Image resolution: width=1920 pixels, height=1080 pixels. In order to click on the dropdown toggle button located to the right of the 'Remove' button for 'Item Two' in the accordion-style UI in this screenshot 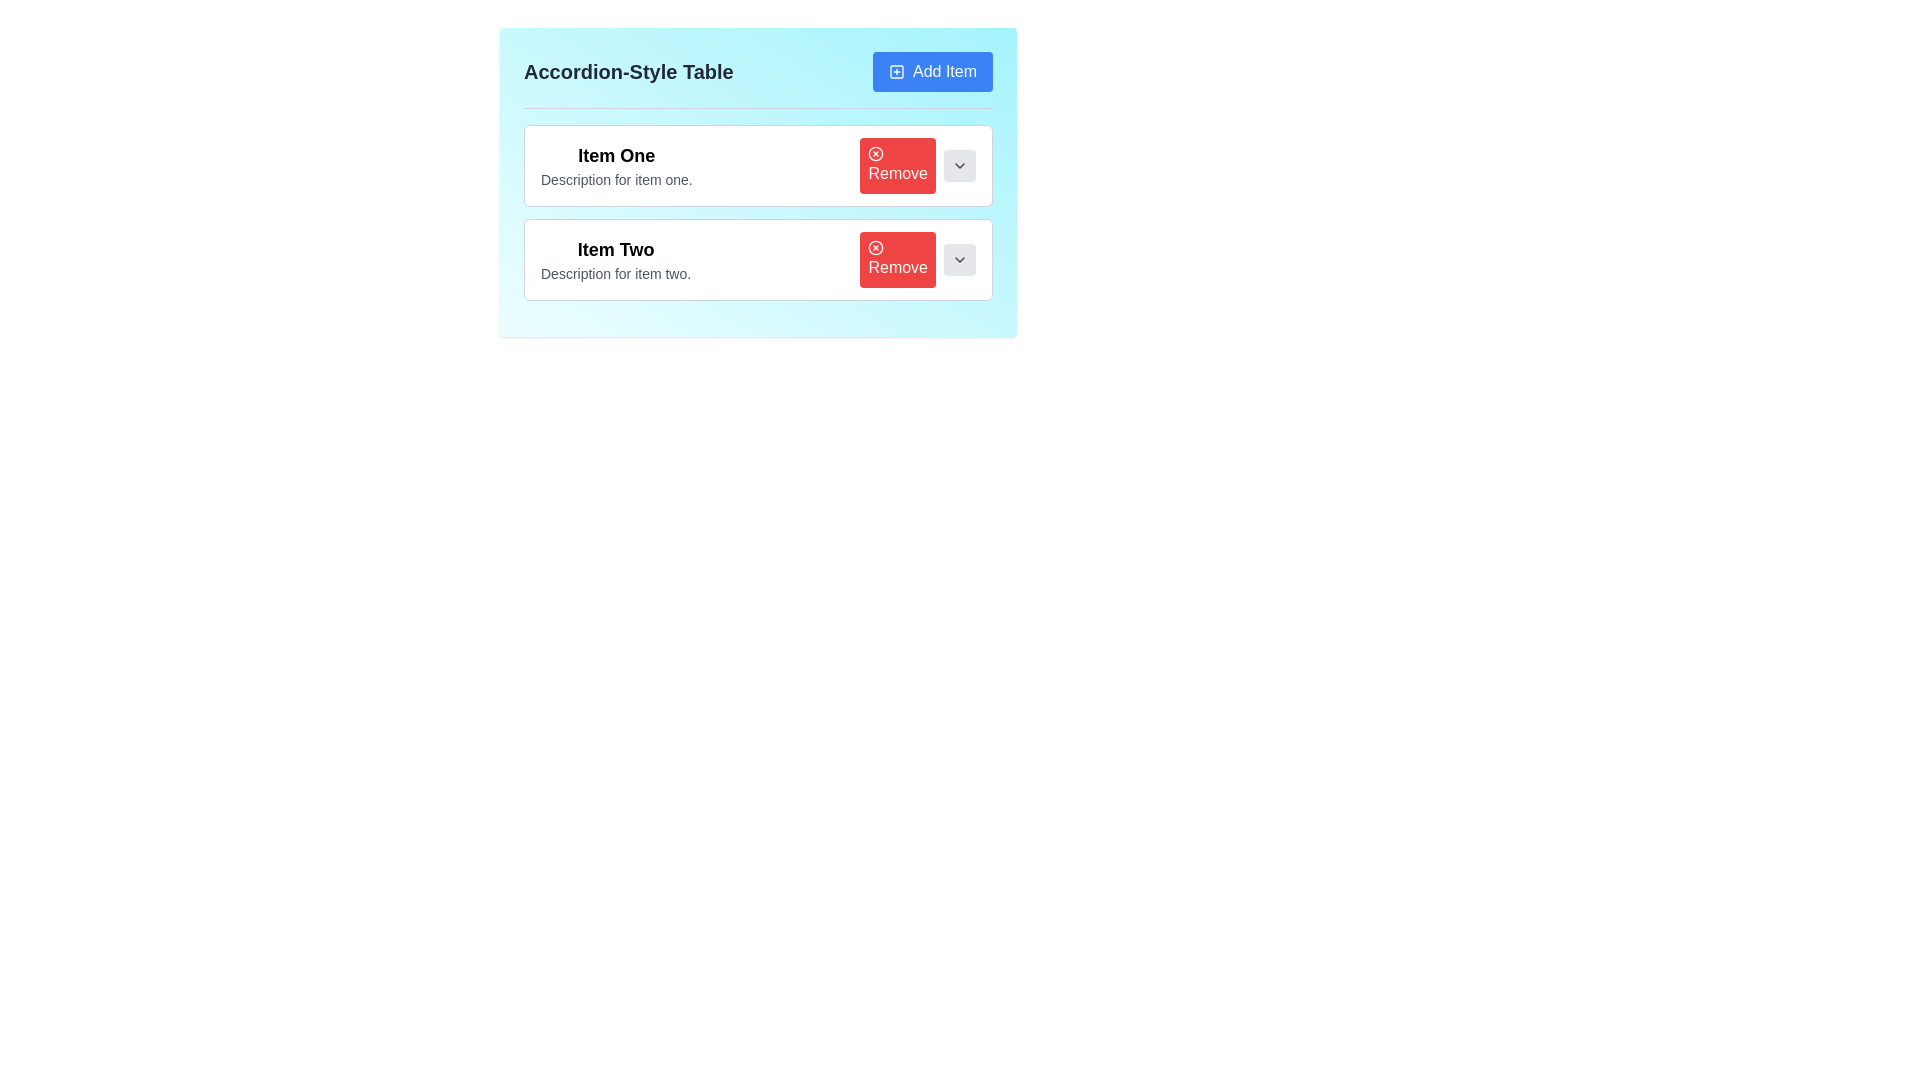, I will do `click(960, 258)`.